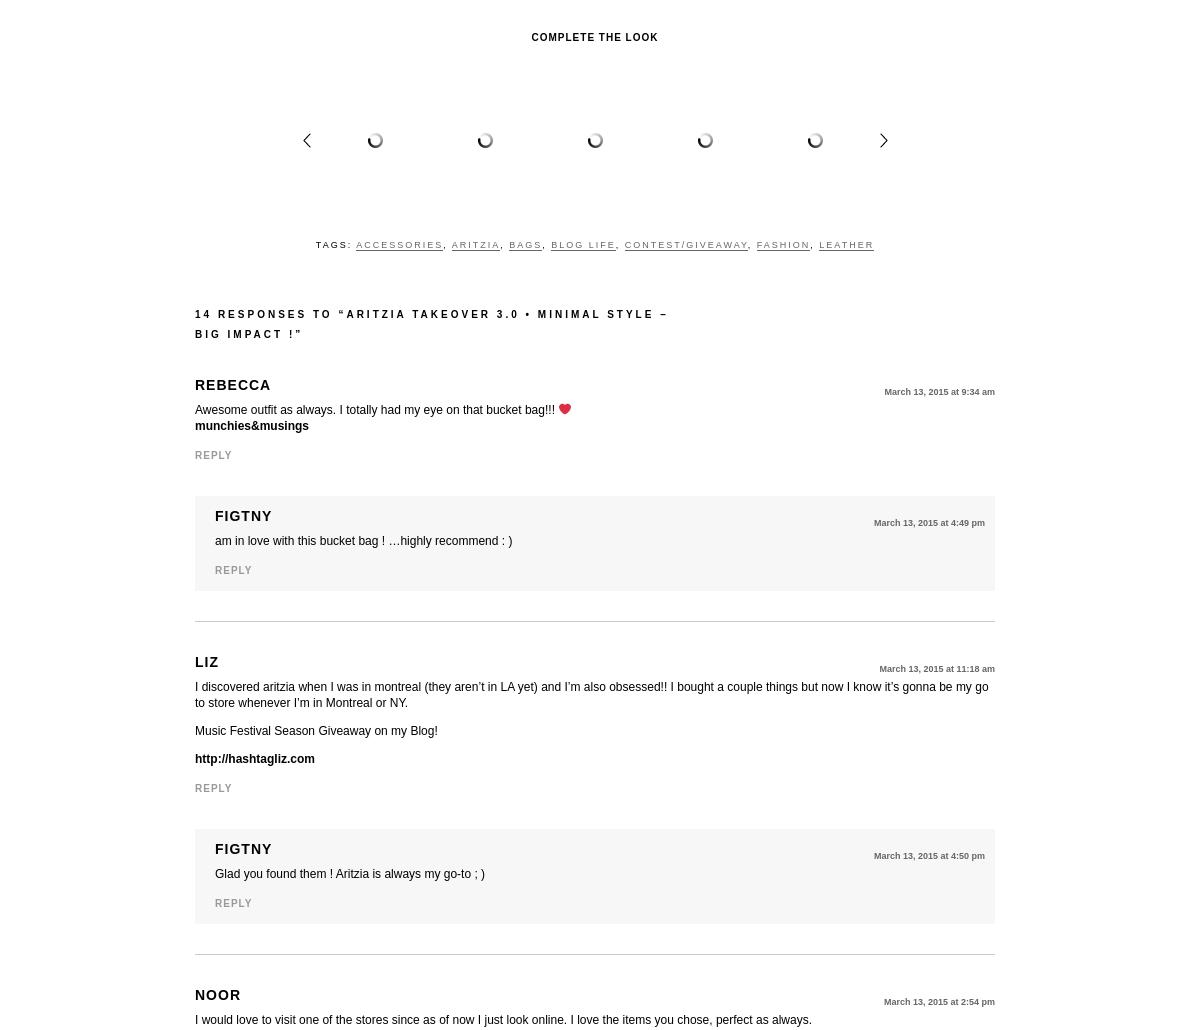  Describe the element at coordinates (218, 993) in the screenshot. I see `'Noor'` at that location.